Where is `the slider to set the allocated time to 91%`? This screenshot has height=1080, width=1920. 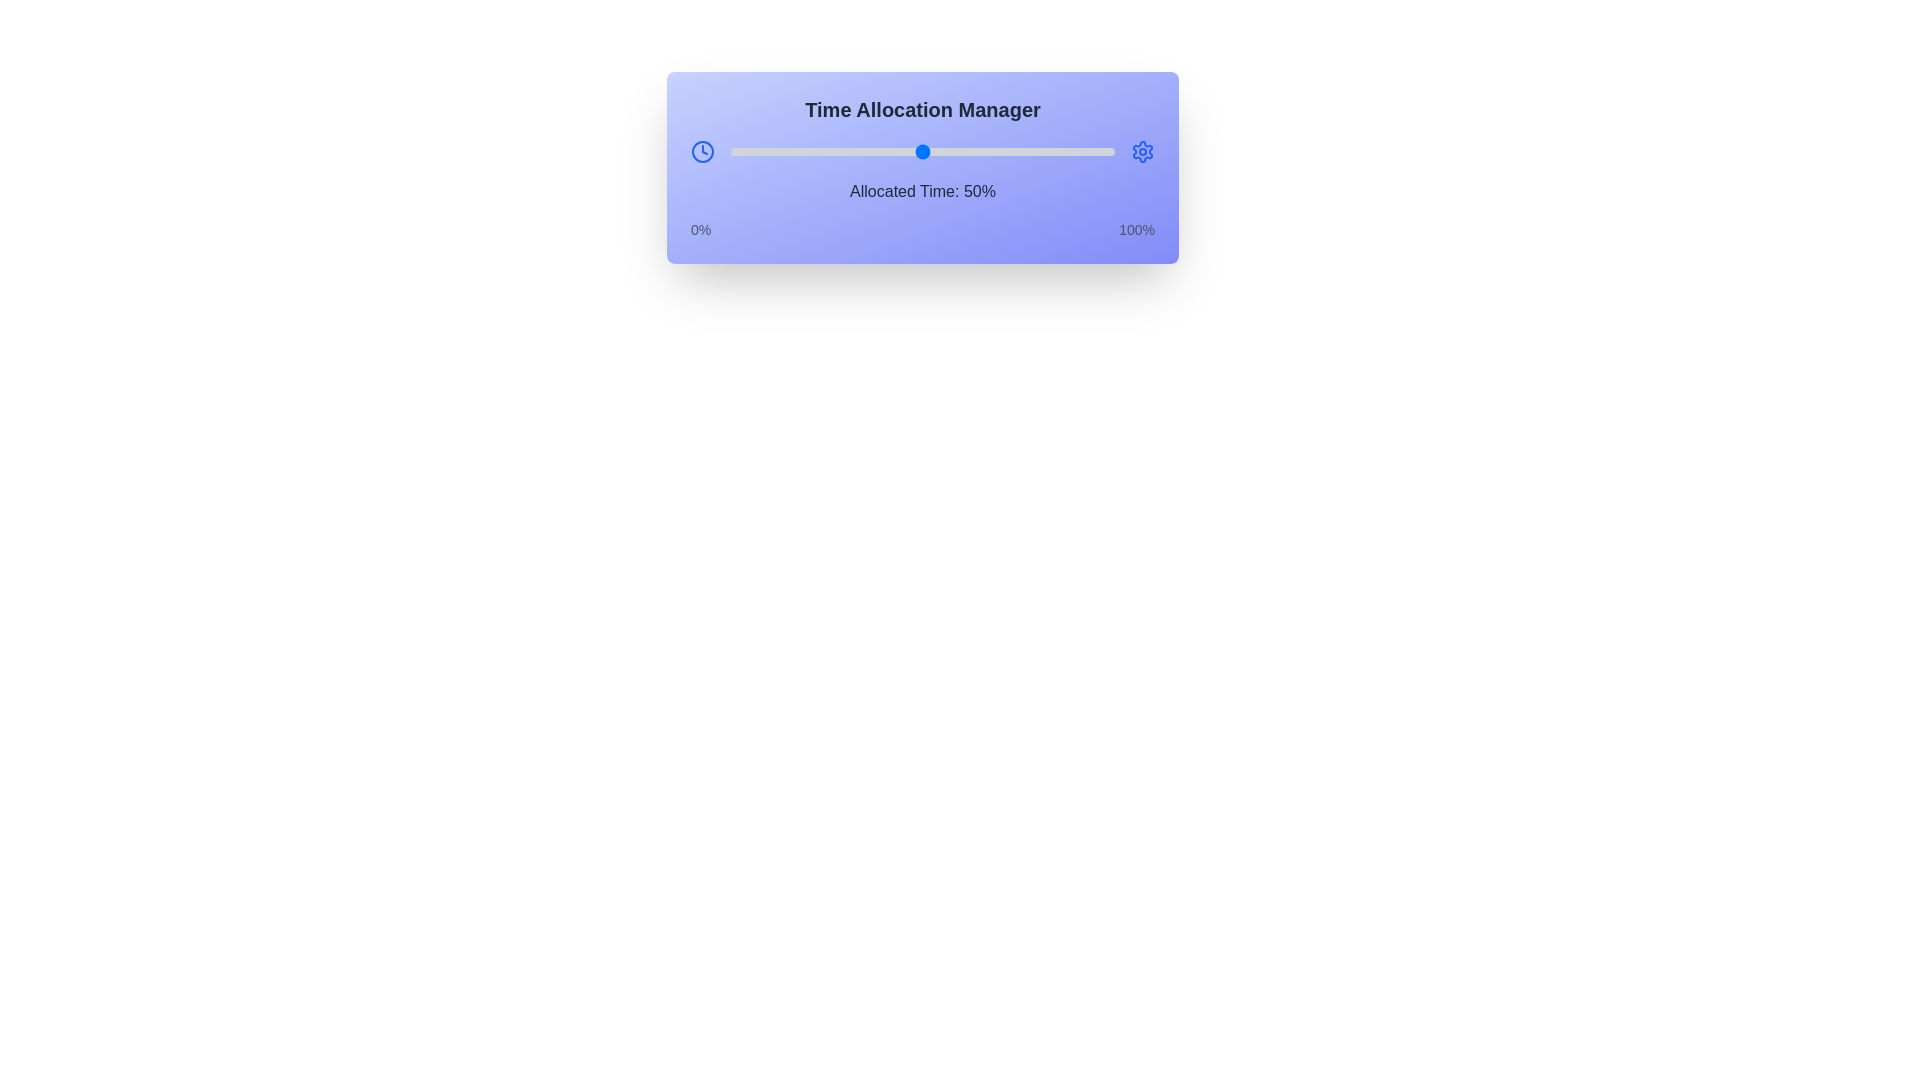 the slider to set the allocated time to 91% is located at coordinates (1079, 150).